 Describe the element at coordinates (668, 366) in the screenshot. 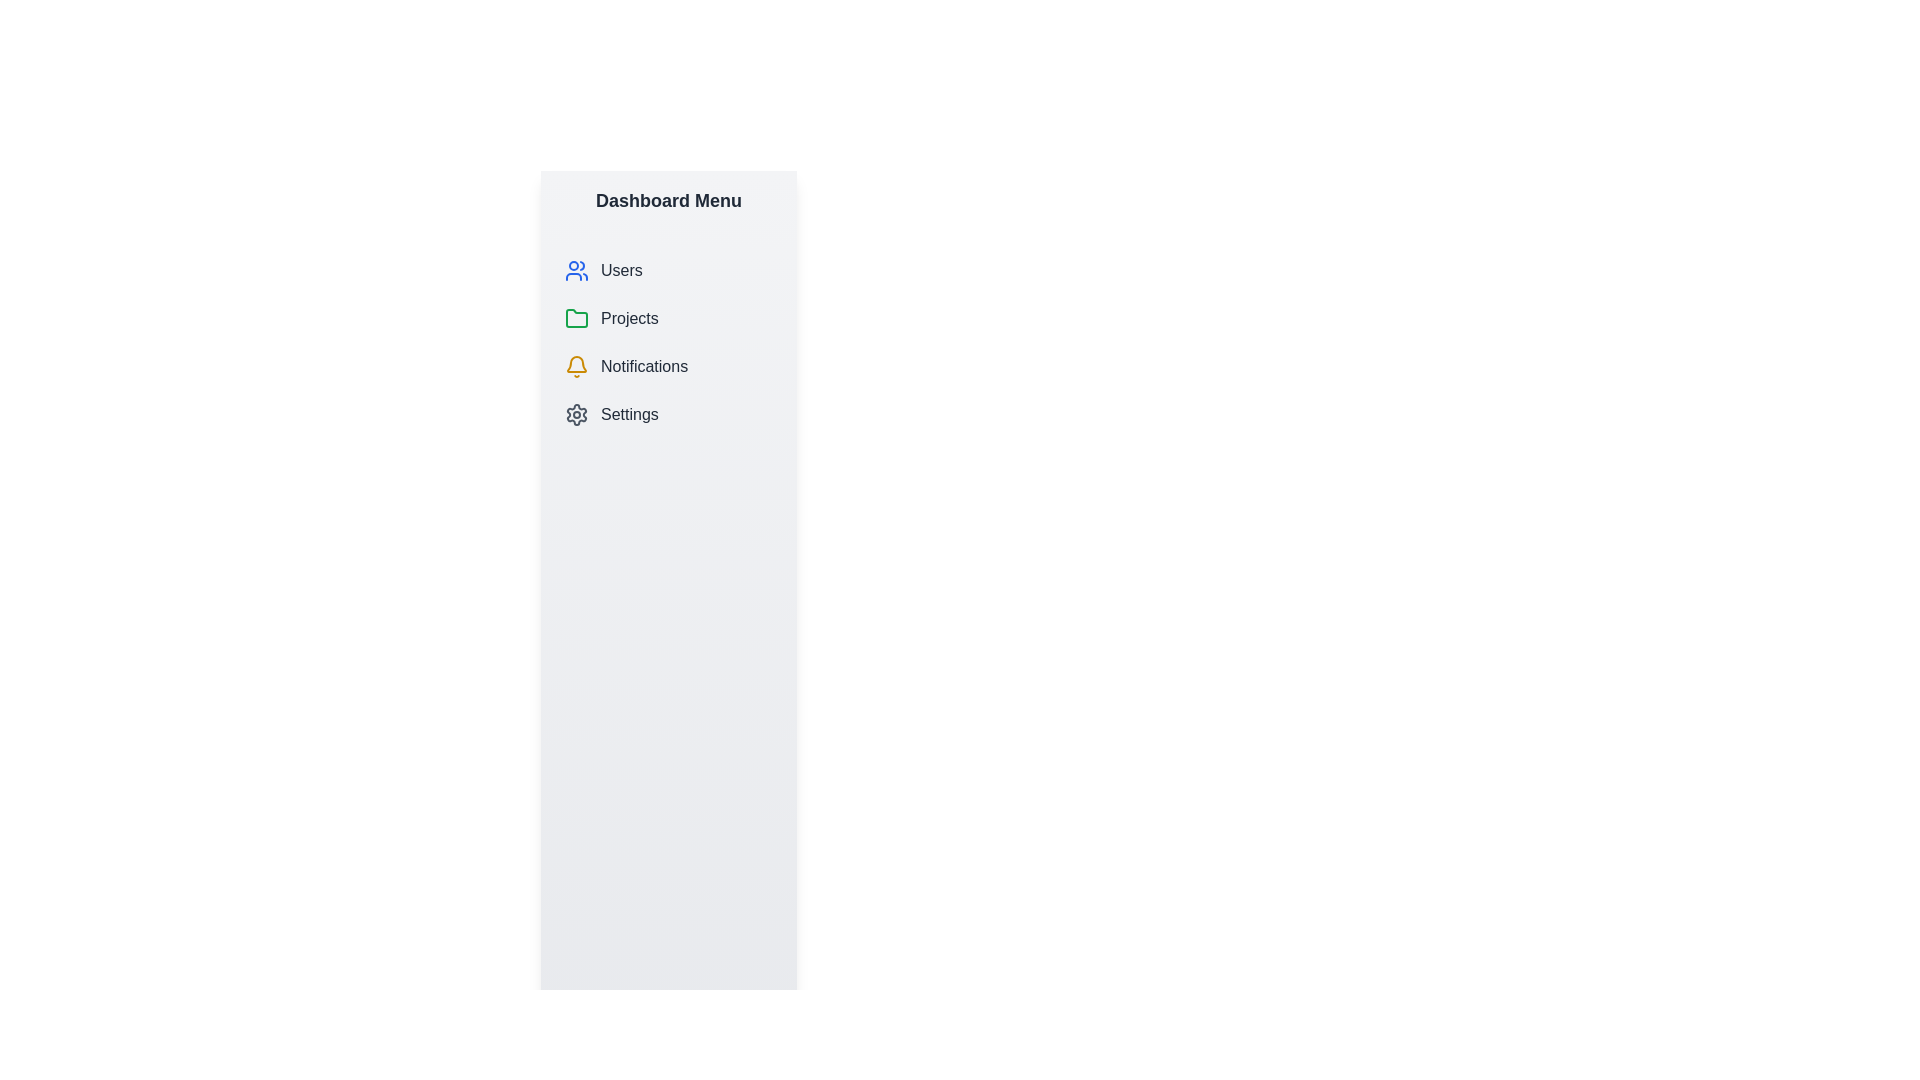

I see `the menu item labeled Notifications to navigate to its respective section` at that location.